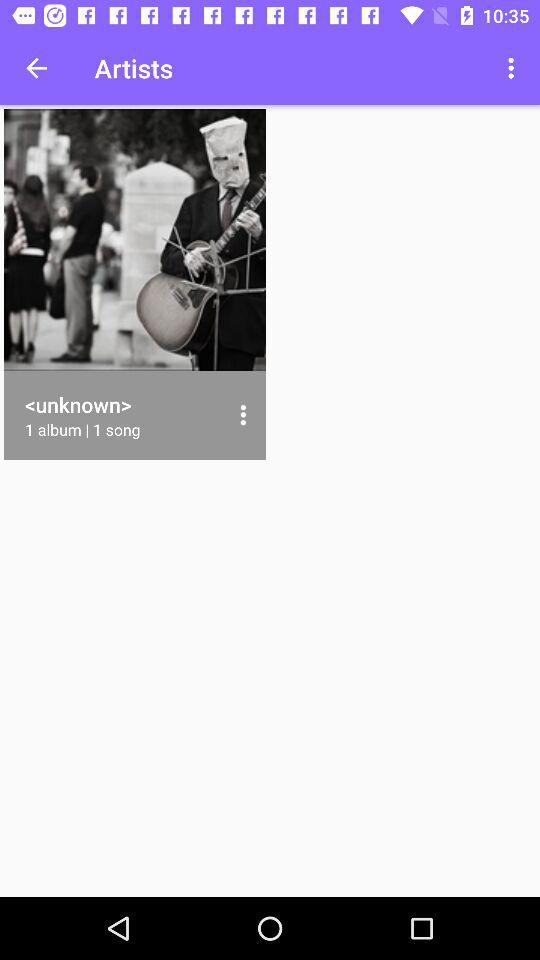 This screenshot has height=960, width=540. I want to click on item at the top right corner, so click(513, 68).